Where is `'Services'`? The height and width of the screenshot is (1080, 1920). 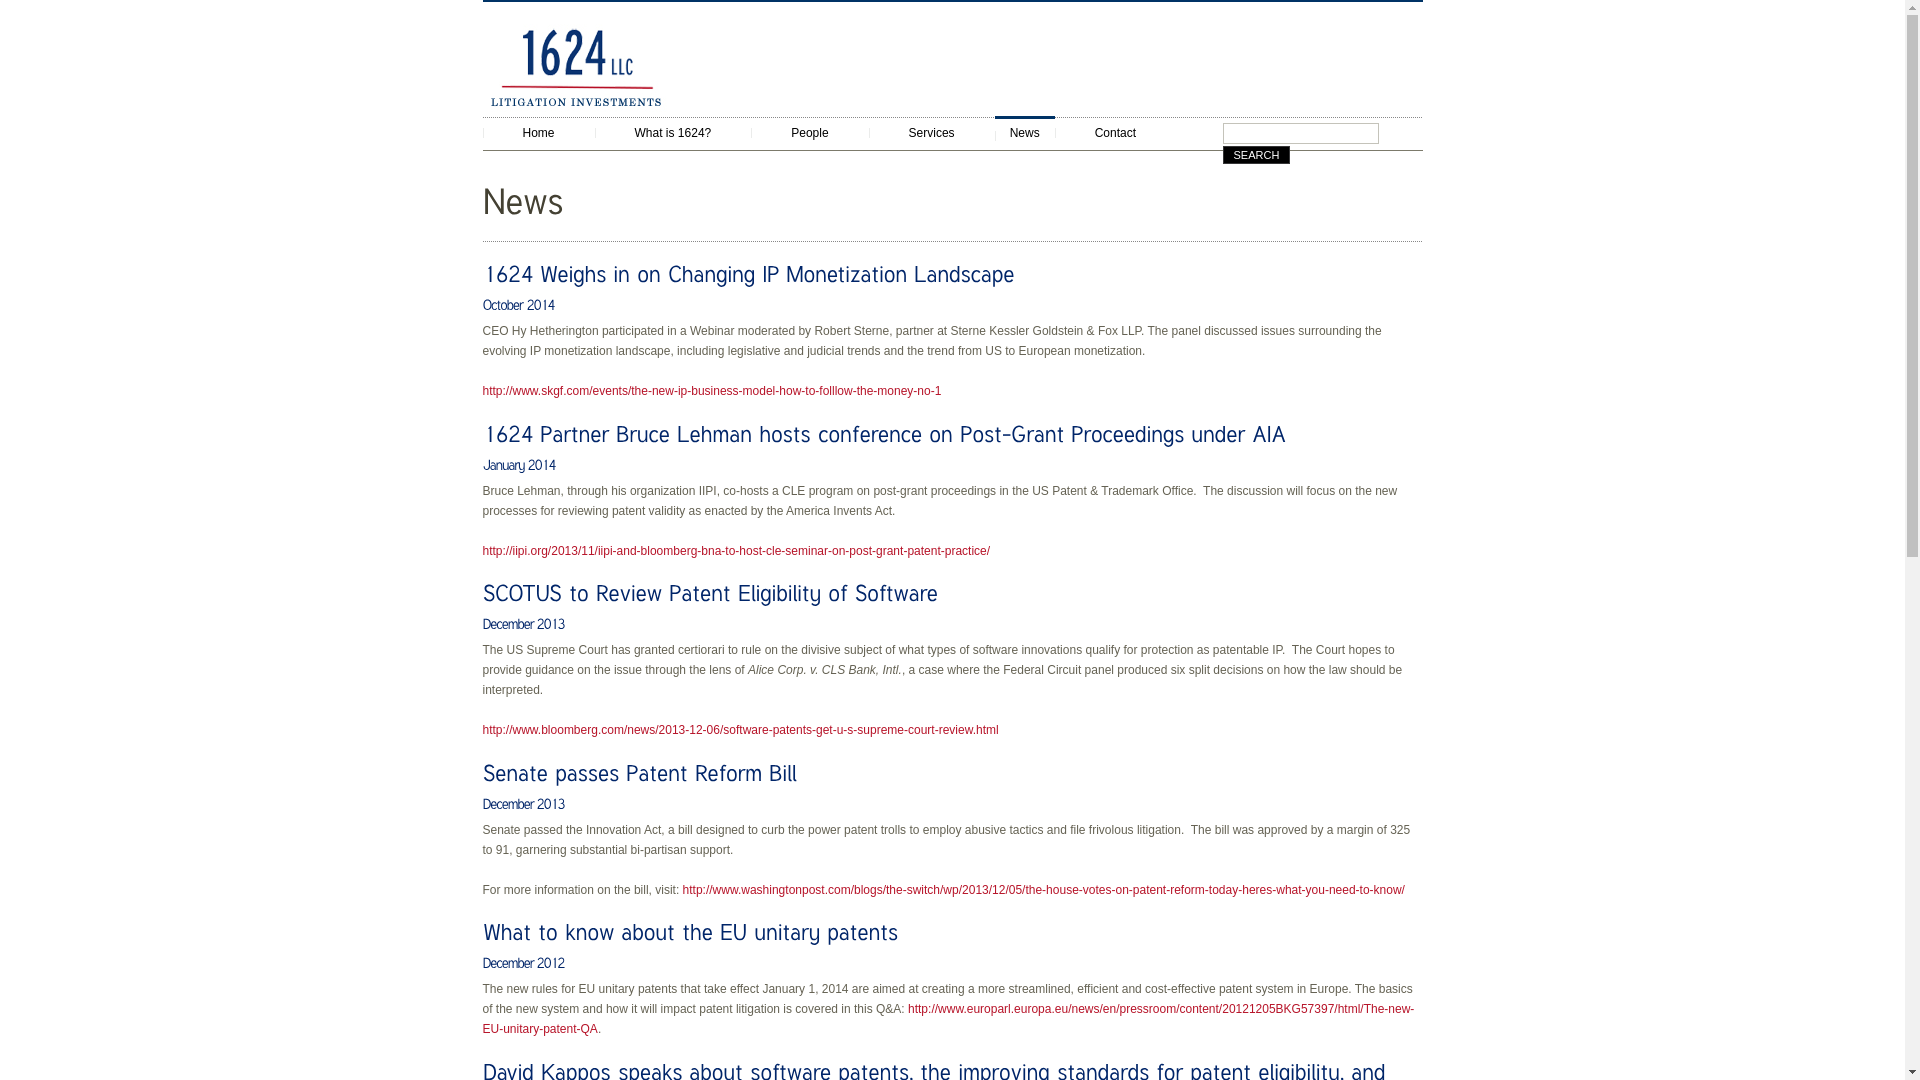 'Services' is located at coordinates (930, 132).